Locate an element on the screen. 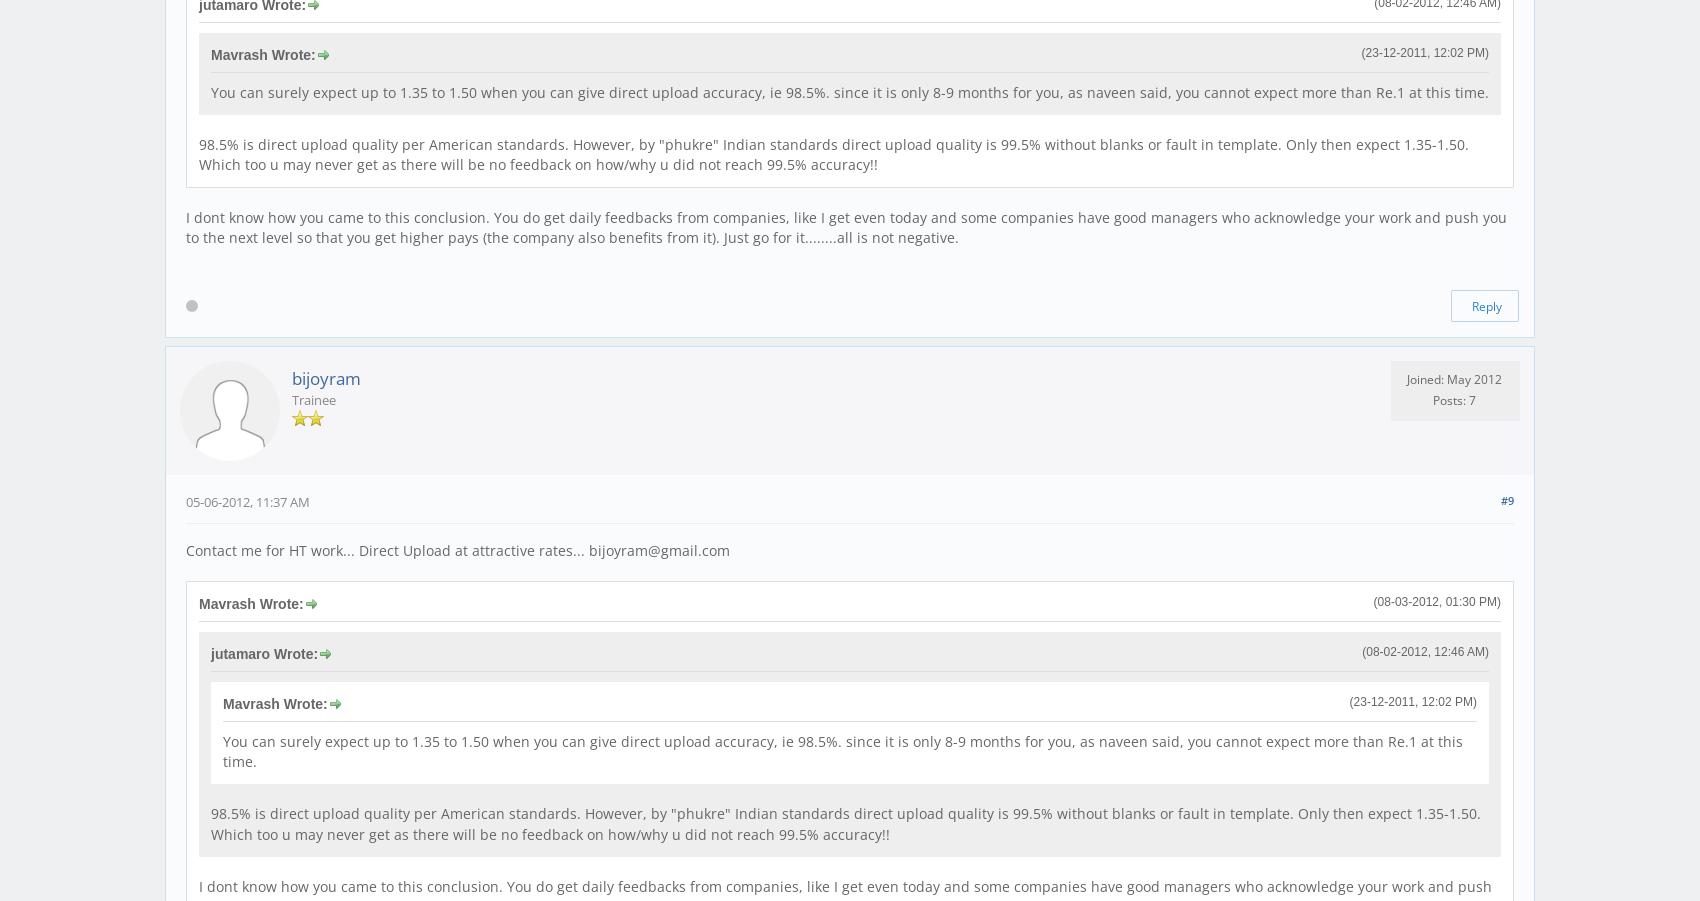  'Posts: 7' is located at coordinates (1453, 399).